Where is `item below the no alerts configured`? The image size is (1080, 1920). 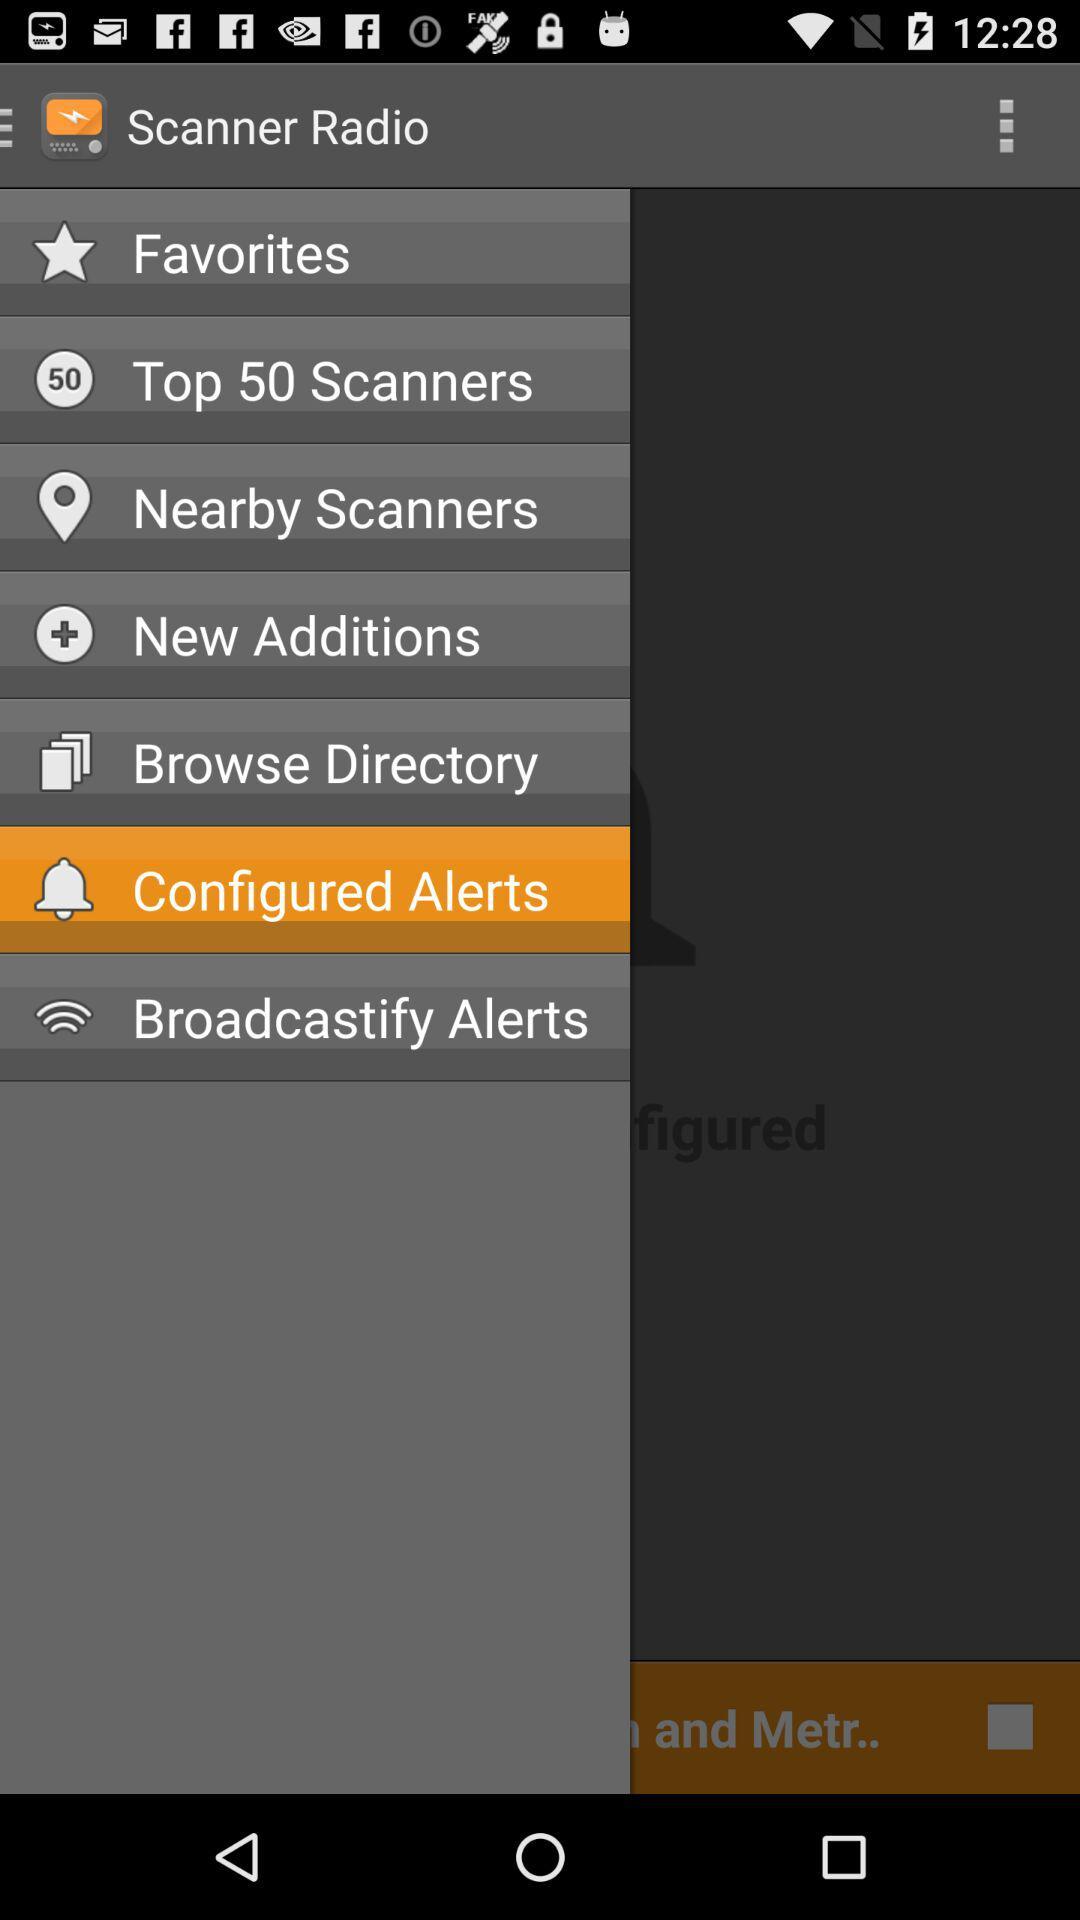 item below the no alerts configured is located at coordinates (465, 1725).